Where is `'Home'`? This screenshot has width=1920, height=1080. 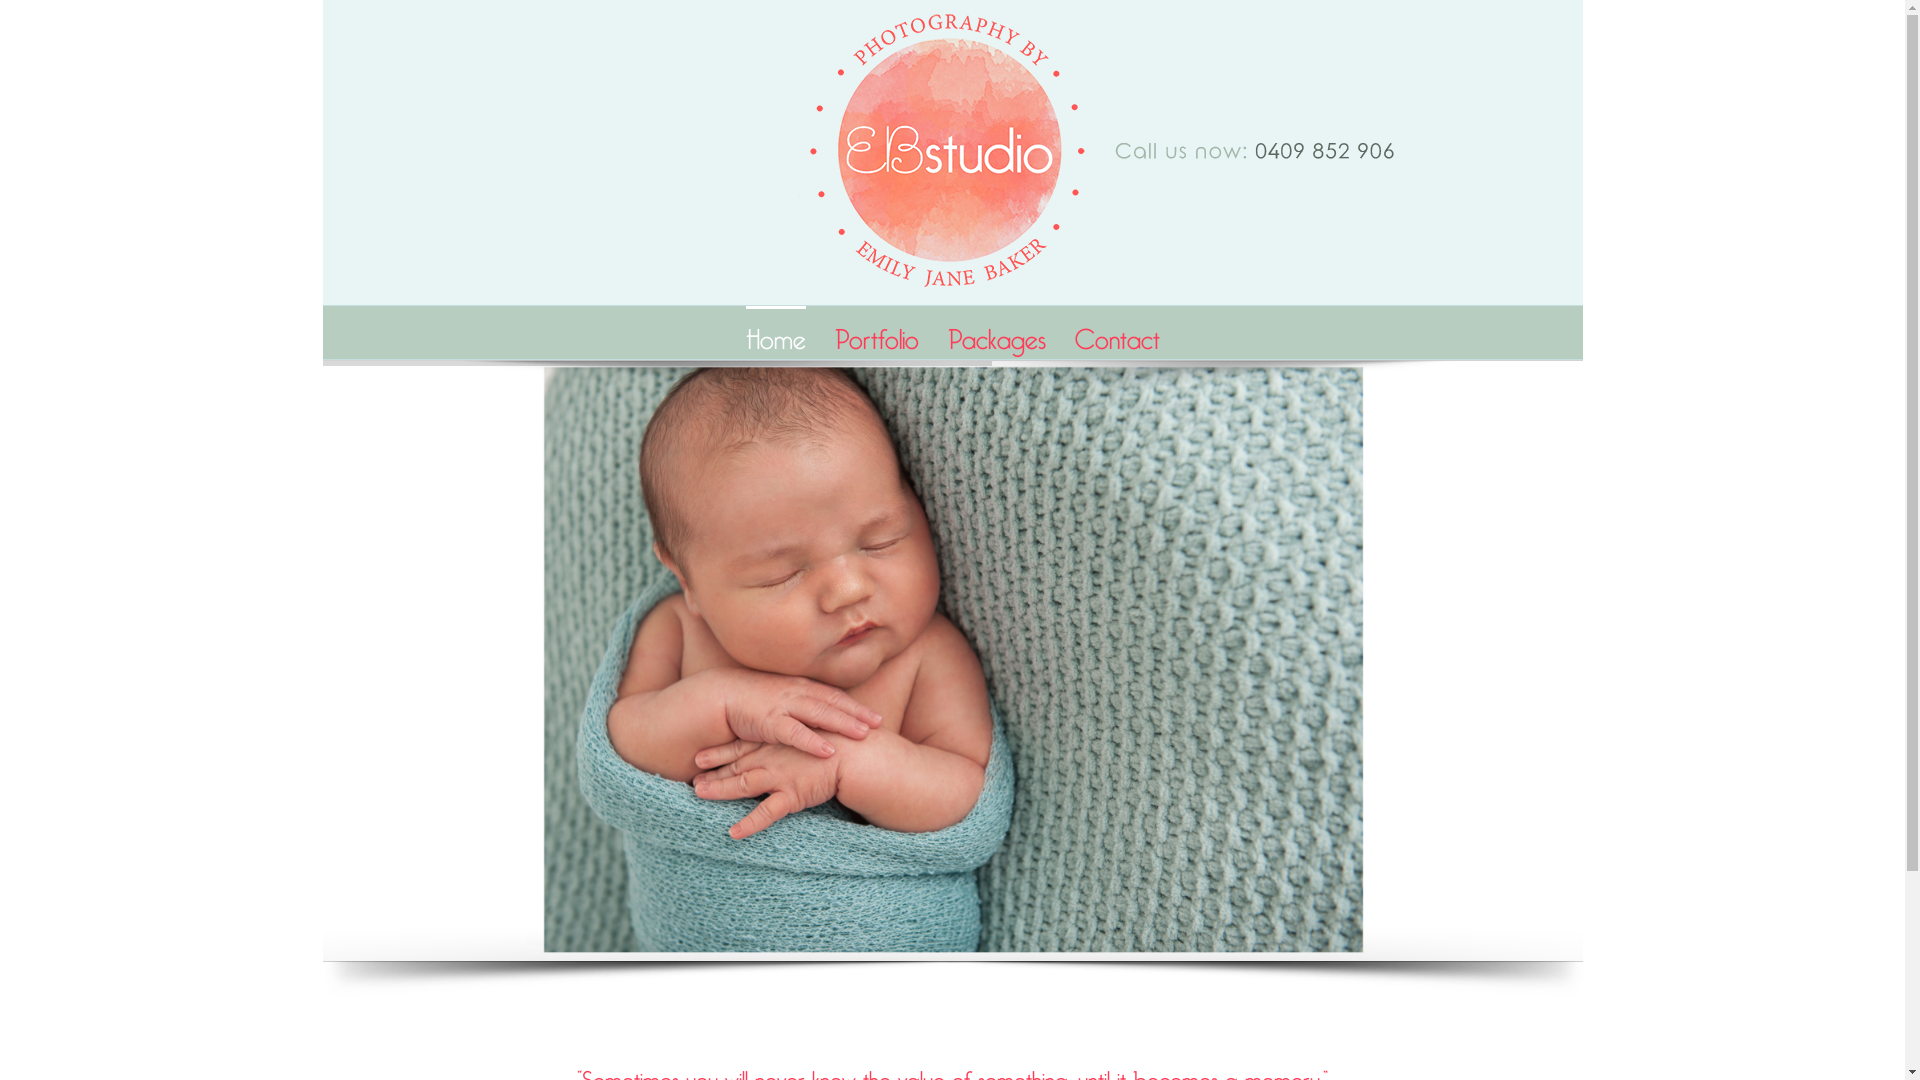
'Home' is located at coordinates (775, 331).